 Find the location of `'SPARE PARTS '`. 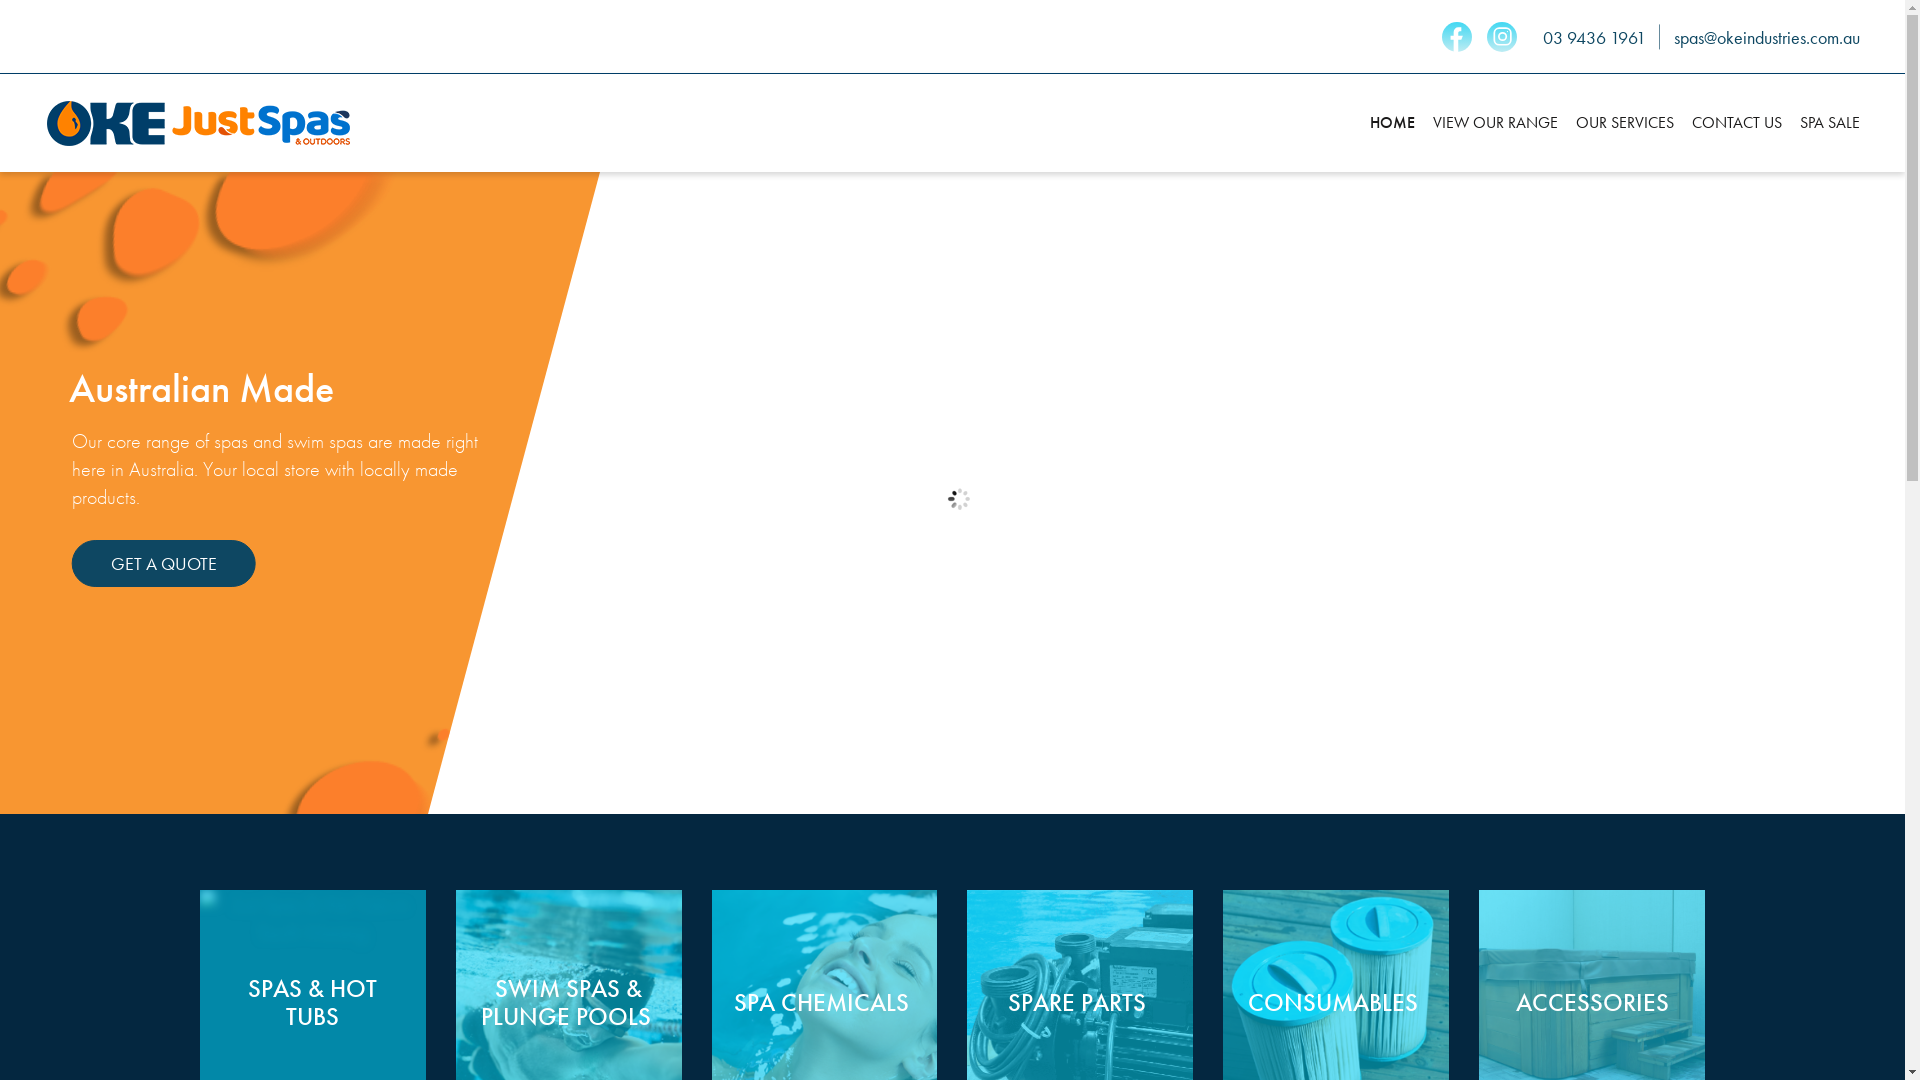

'SPARE PARTS ' is located at coordinates (1079, 1002).